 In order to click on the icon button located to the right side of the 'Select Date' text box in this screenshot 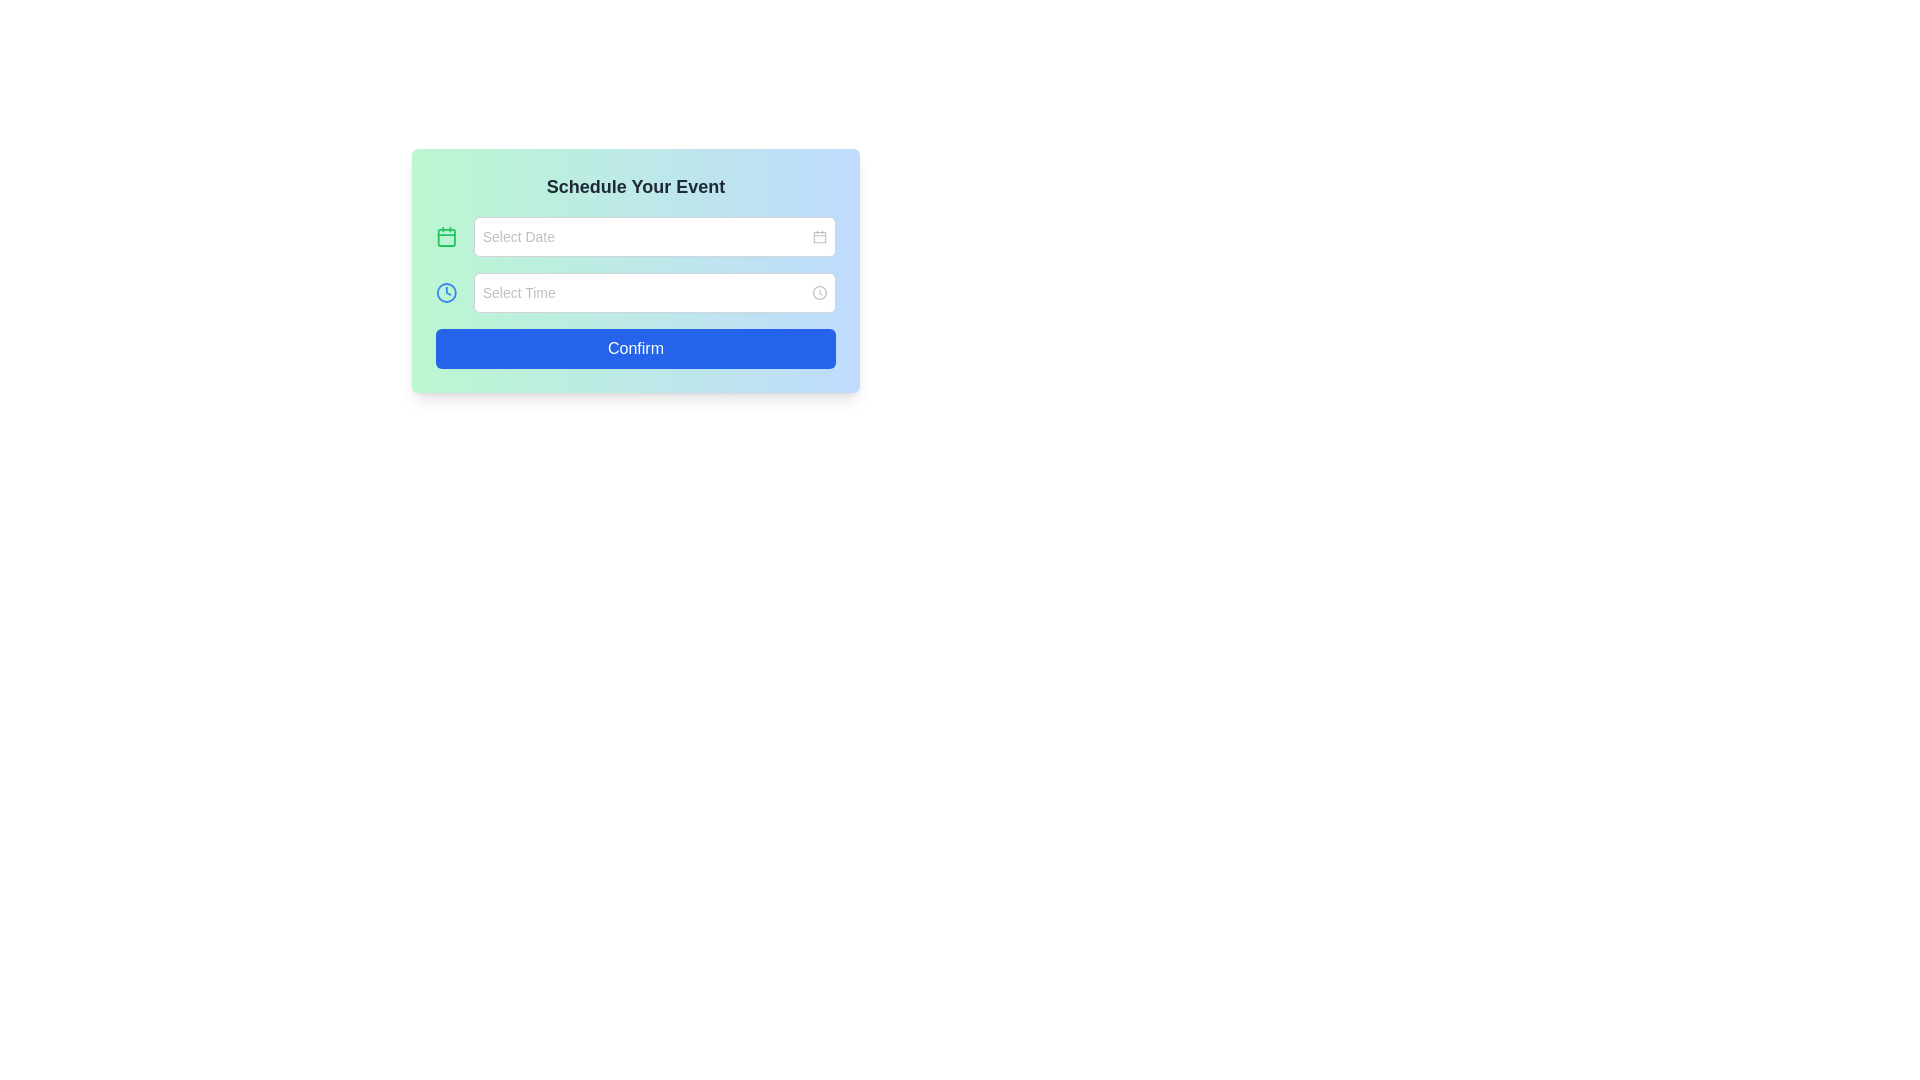, I will do `click(820, 235)`.